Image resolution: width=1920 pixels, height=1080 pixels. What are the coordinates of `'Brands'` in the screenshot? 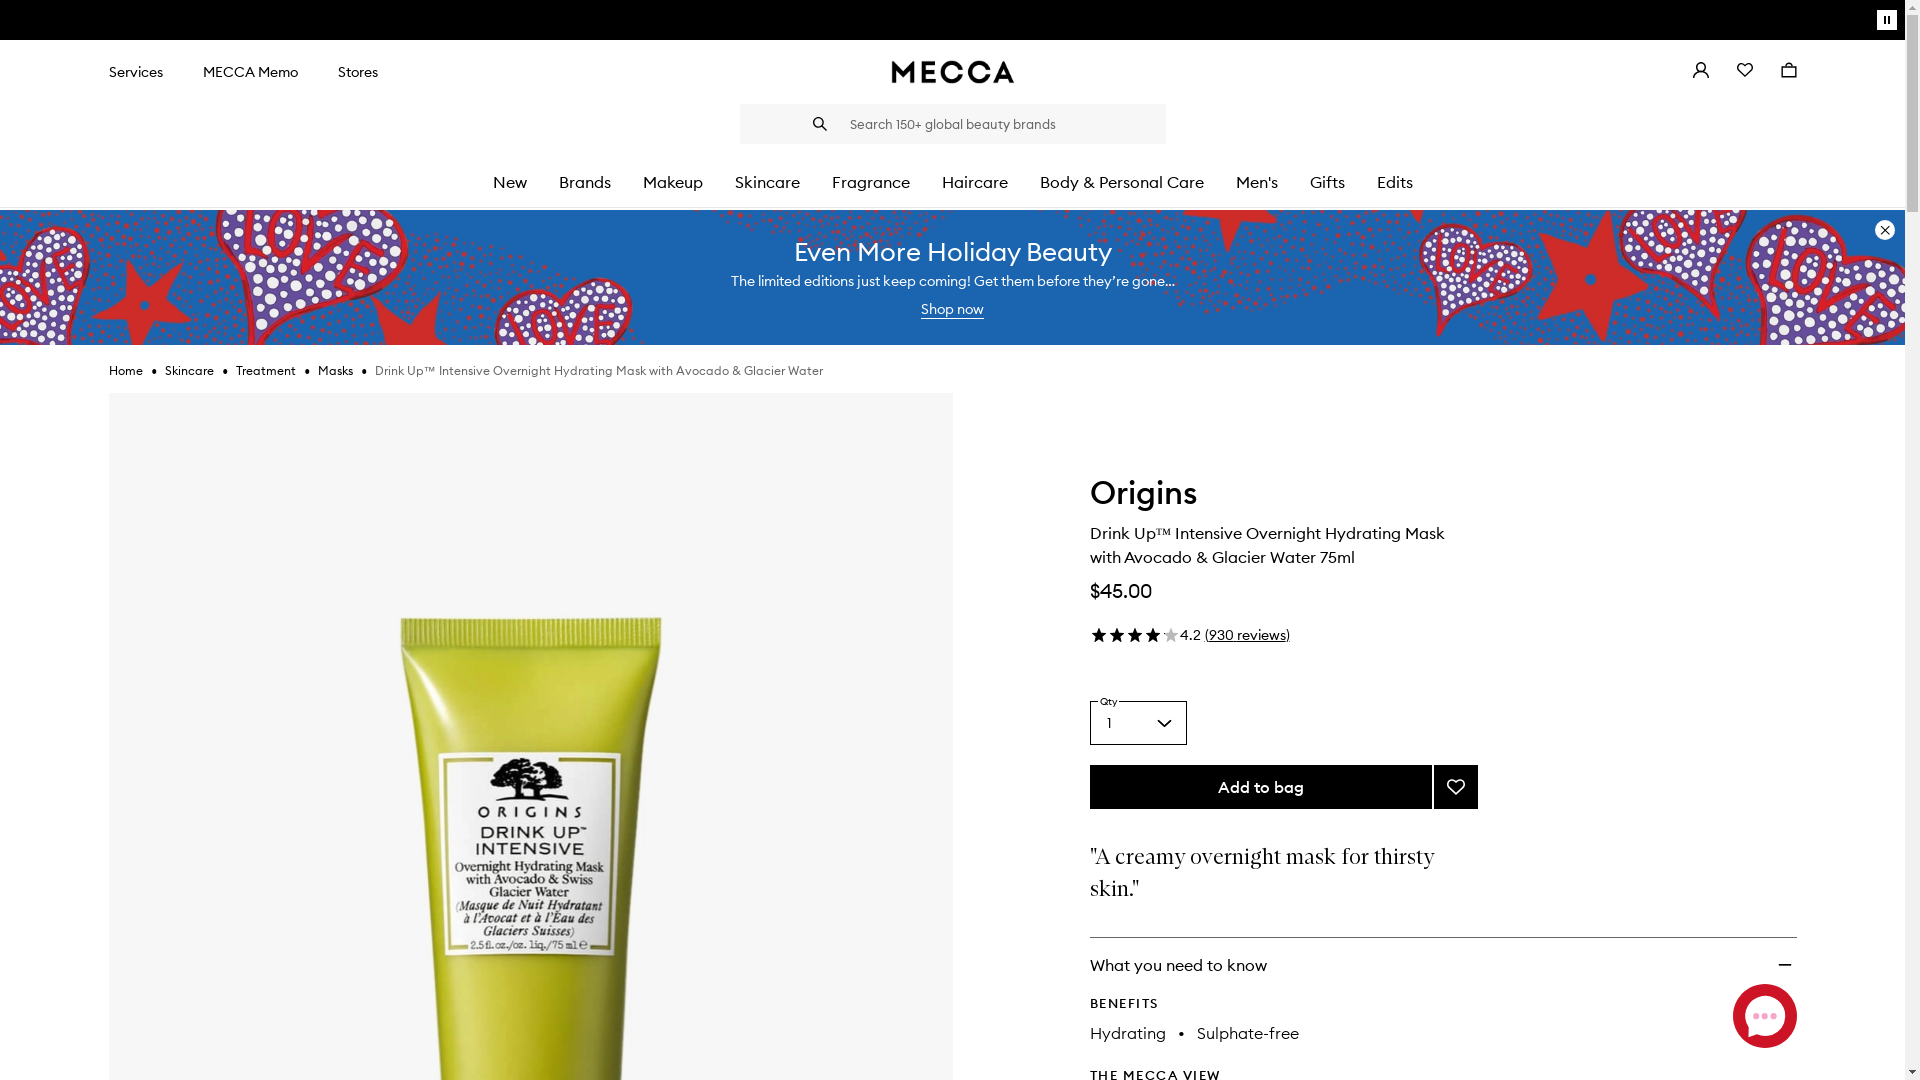 It's located at (557, 182).